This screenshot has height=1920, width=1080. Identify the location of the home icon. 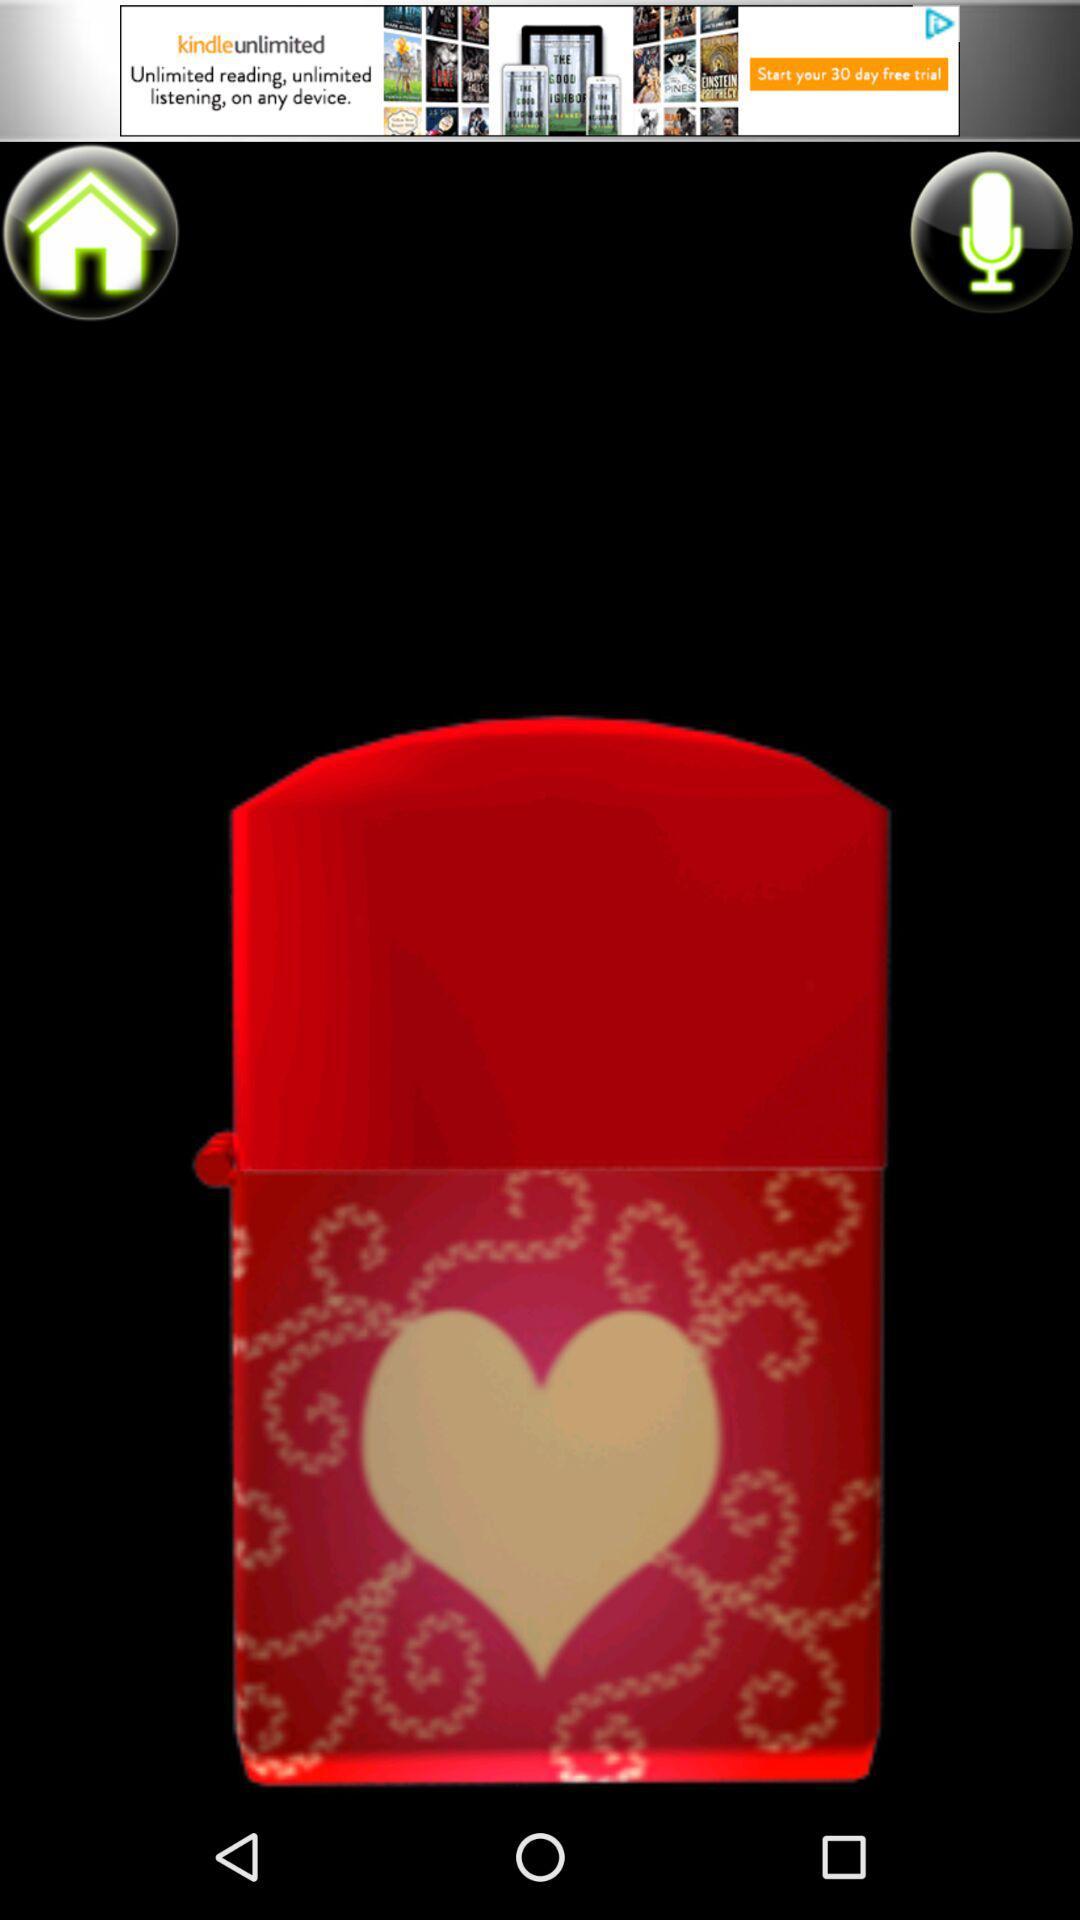
(88, 247).